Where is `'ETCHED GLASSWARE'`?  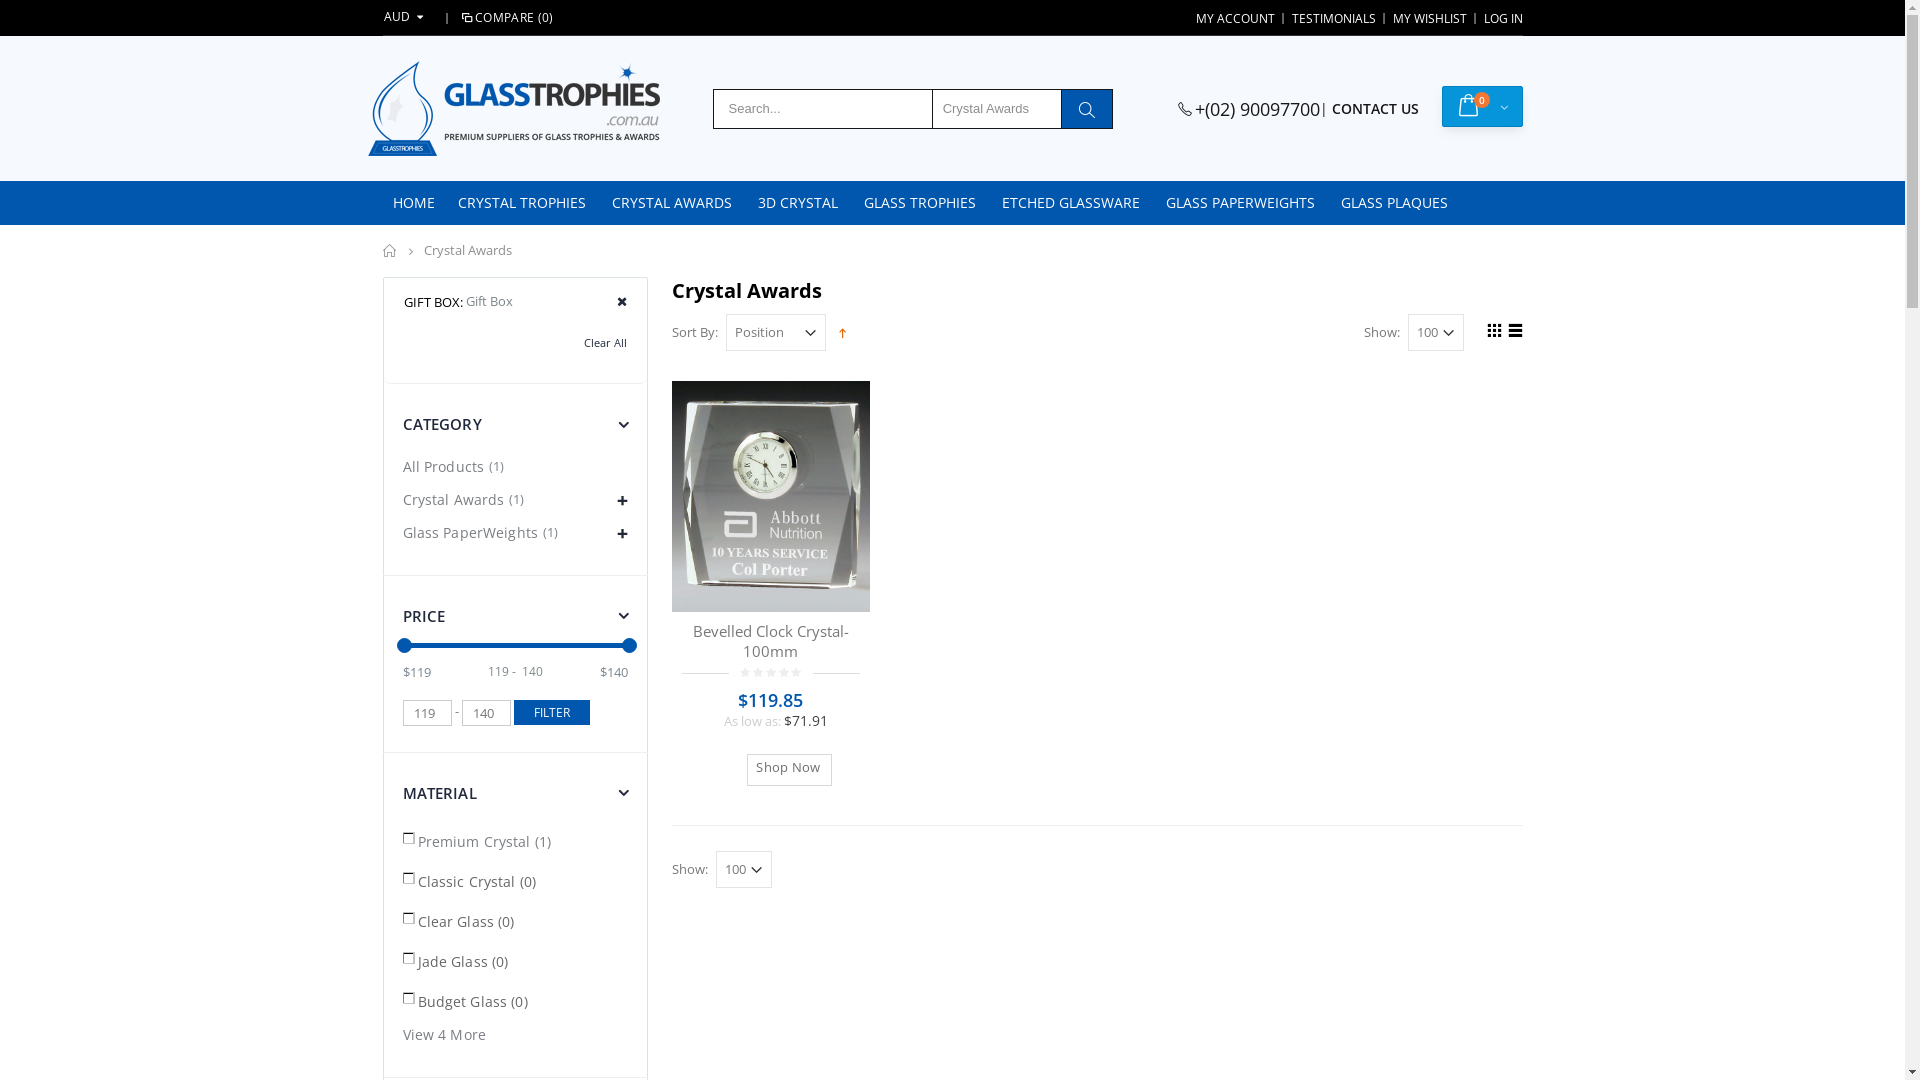
'ETCHED GLASSWARE' is located at coordinates (1069, 203).